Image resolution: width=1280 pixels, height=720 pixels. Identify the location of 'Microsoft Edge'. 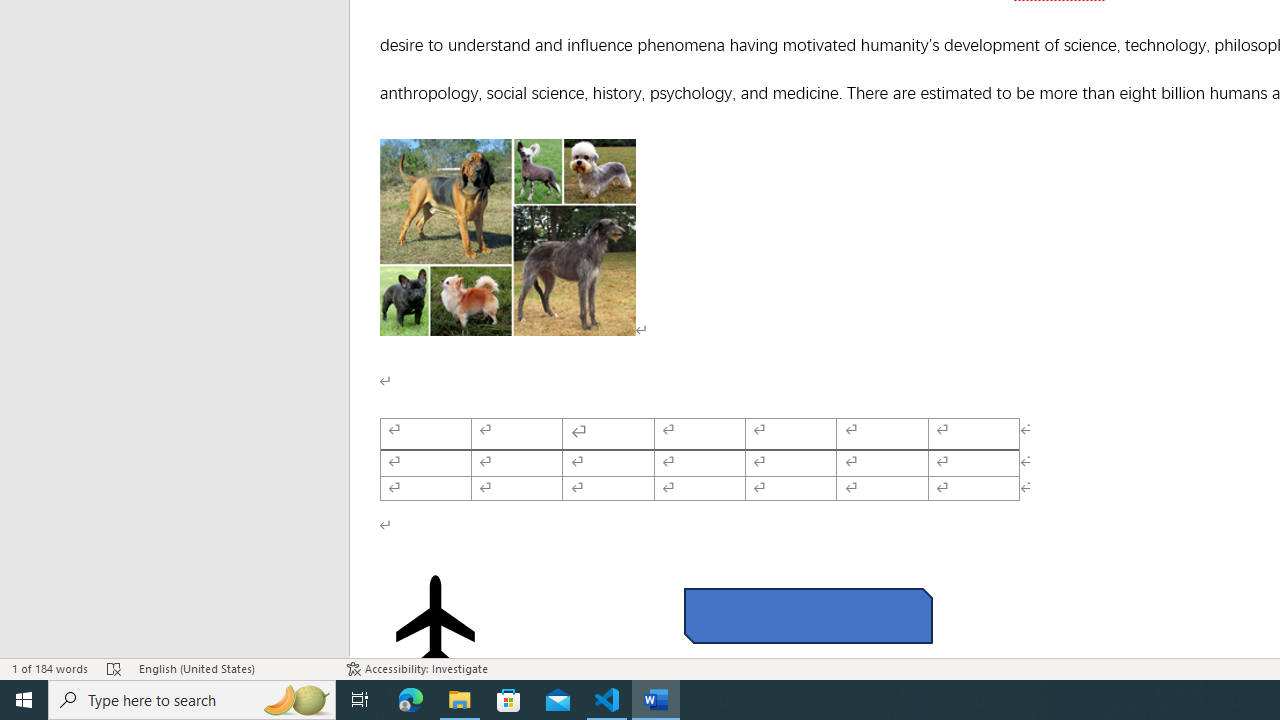
(410, 698).